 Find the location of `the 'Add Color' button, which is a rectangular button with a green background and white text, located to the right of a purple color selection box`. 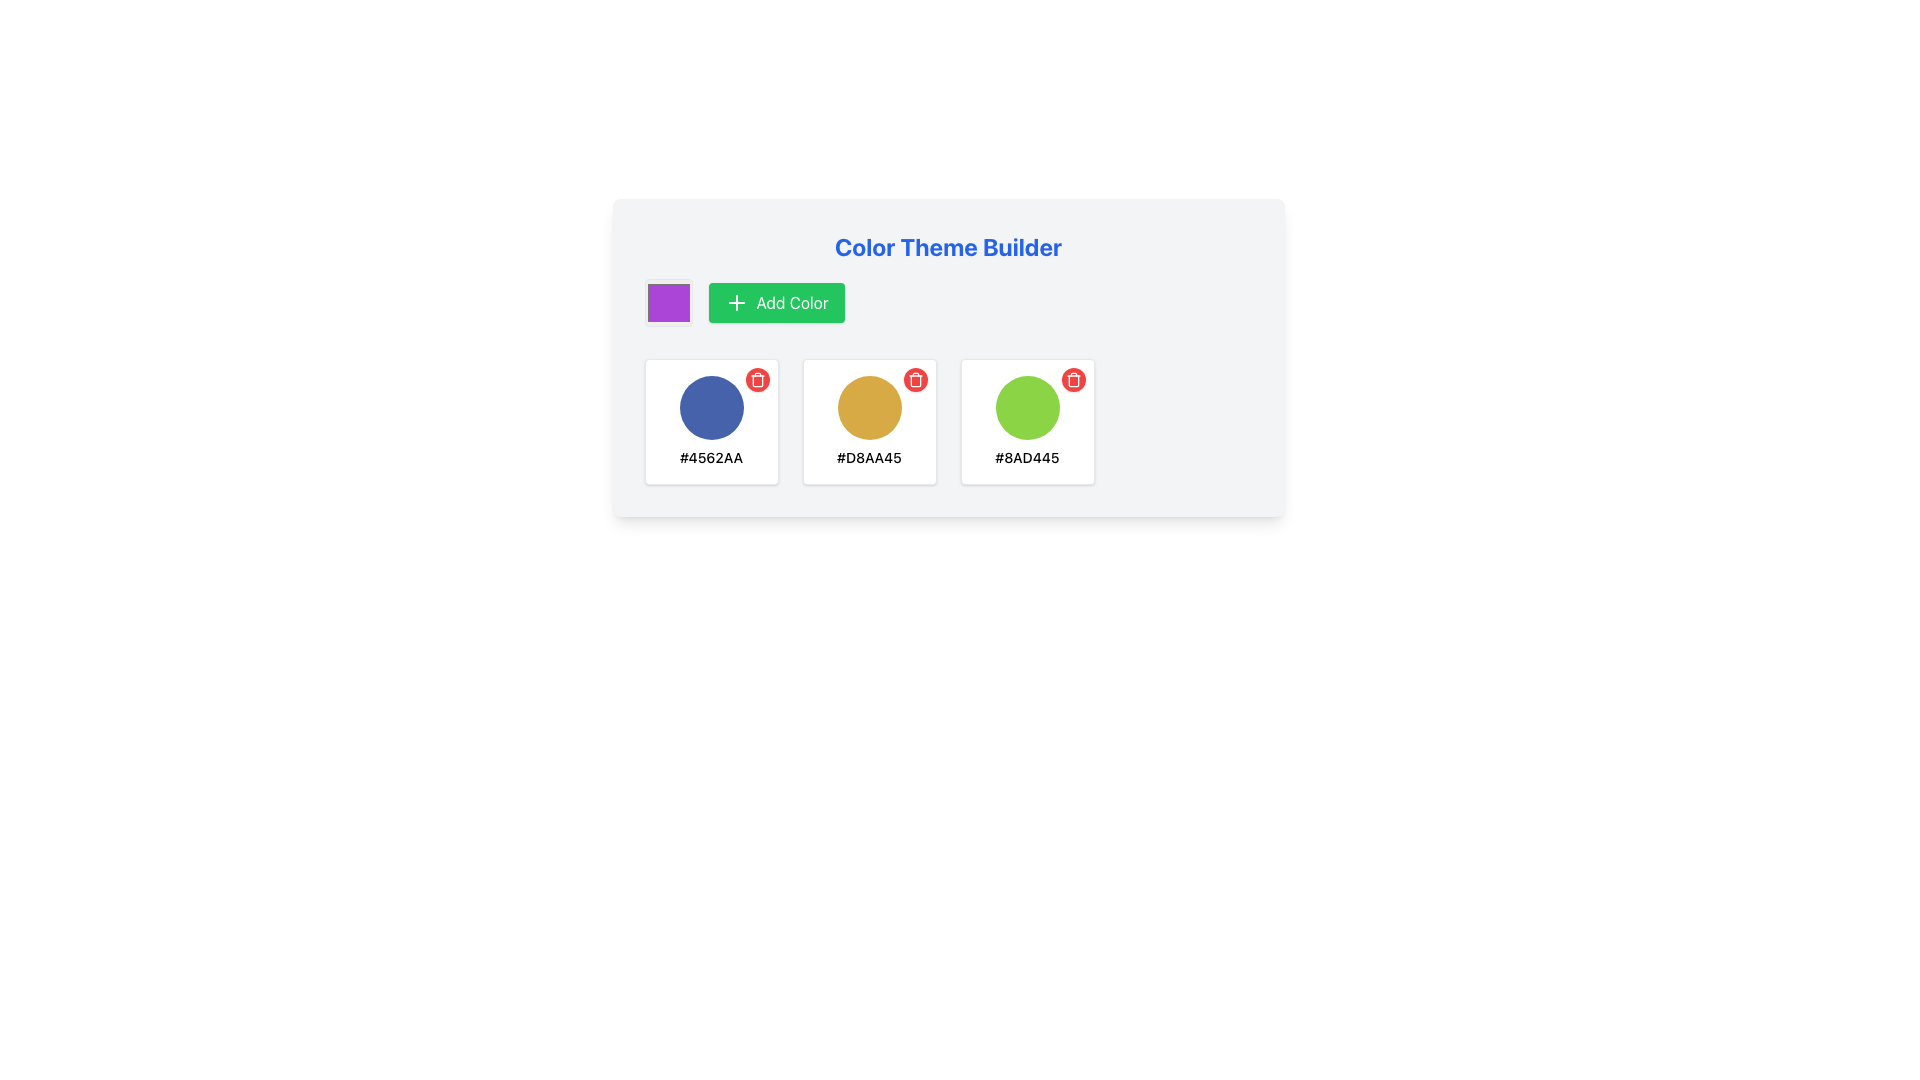

the 'Add Color' button, which is a rectangular button with a green background and white text, located to the right of a purple color selection box is located at coordinates (775, 303).